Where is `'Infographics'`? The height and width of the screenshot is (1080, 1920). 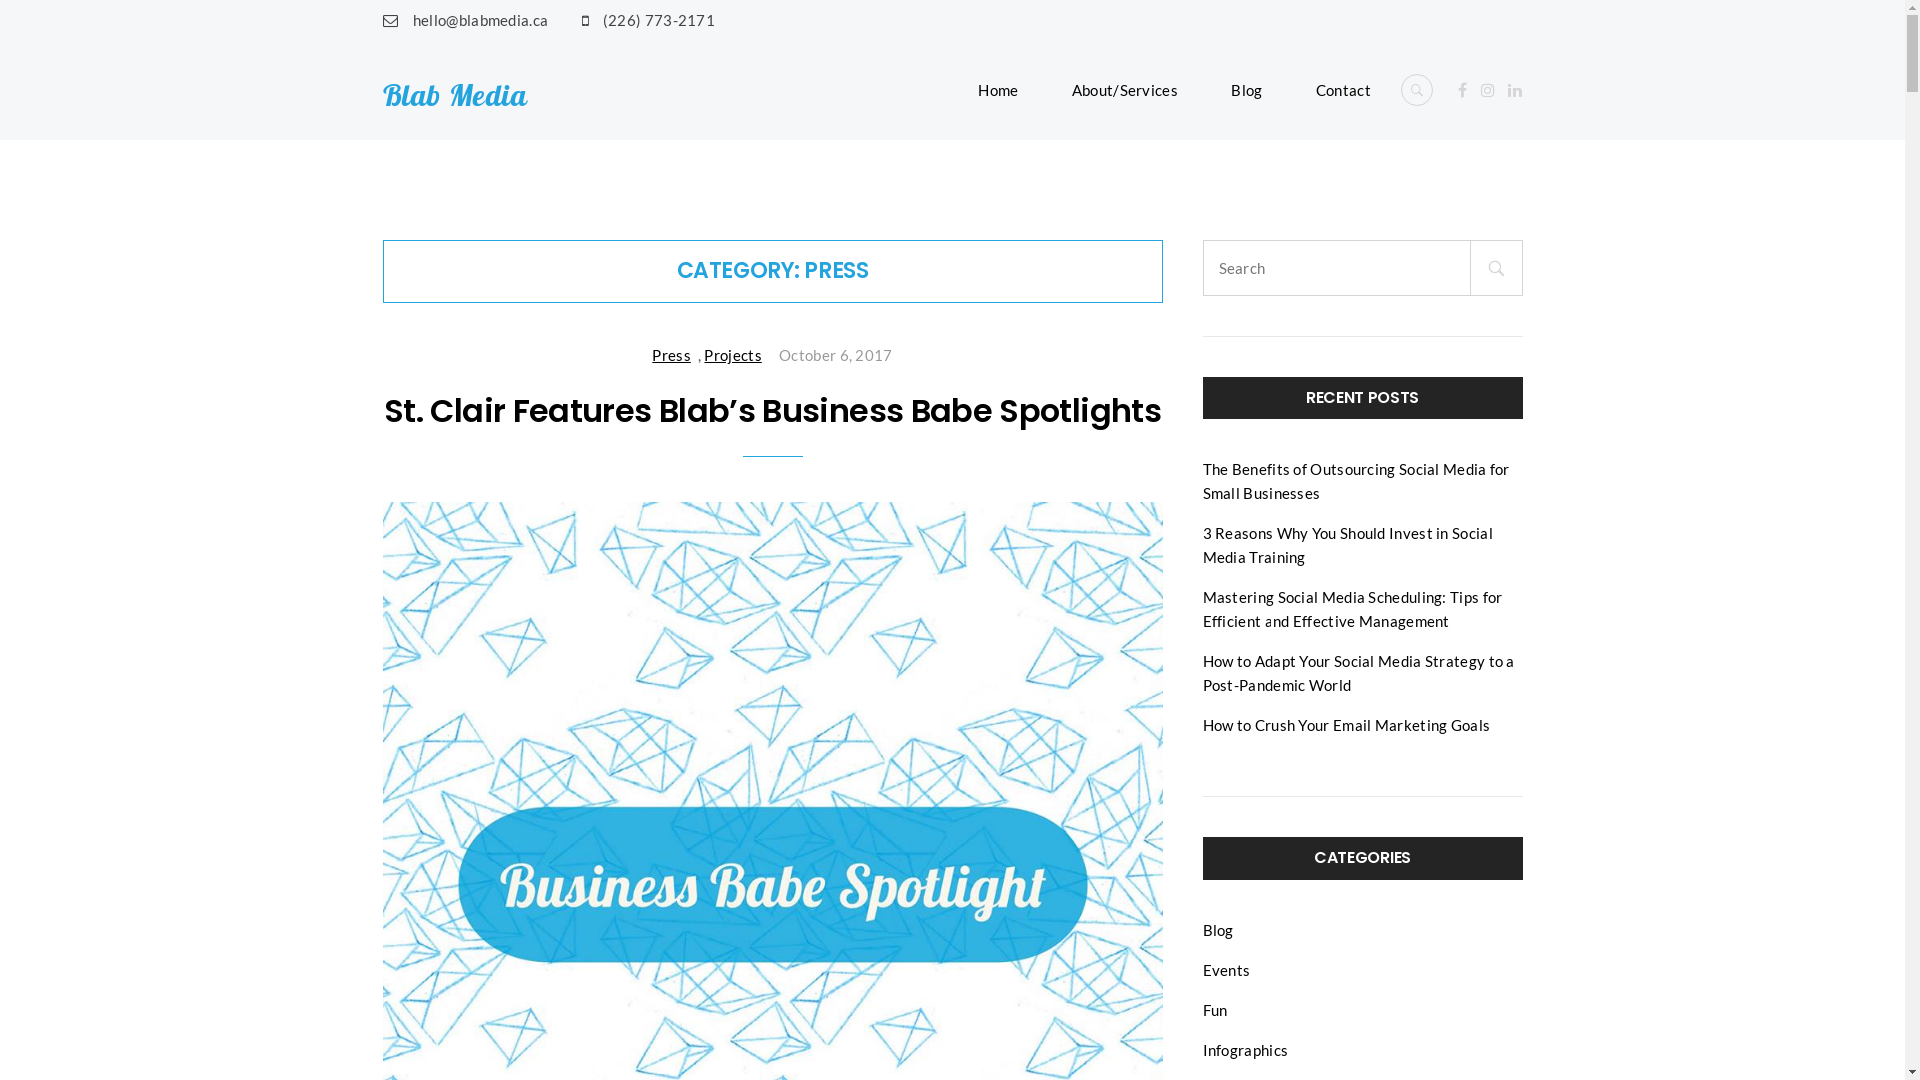
'Infographics' is located at coordinates (1243, 1048).